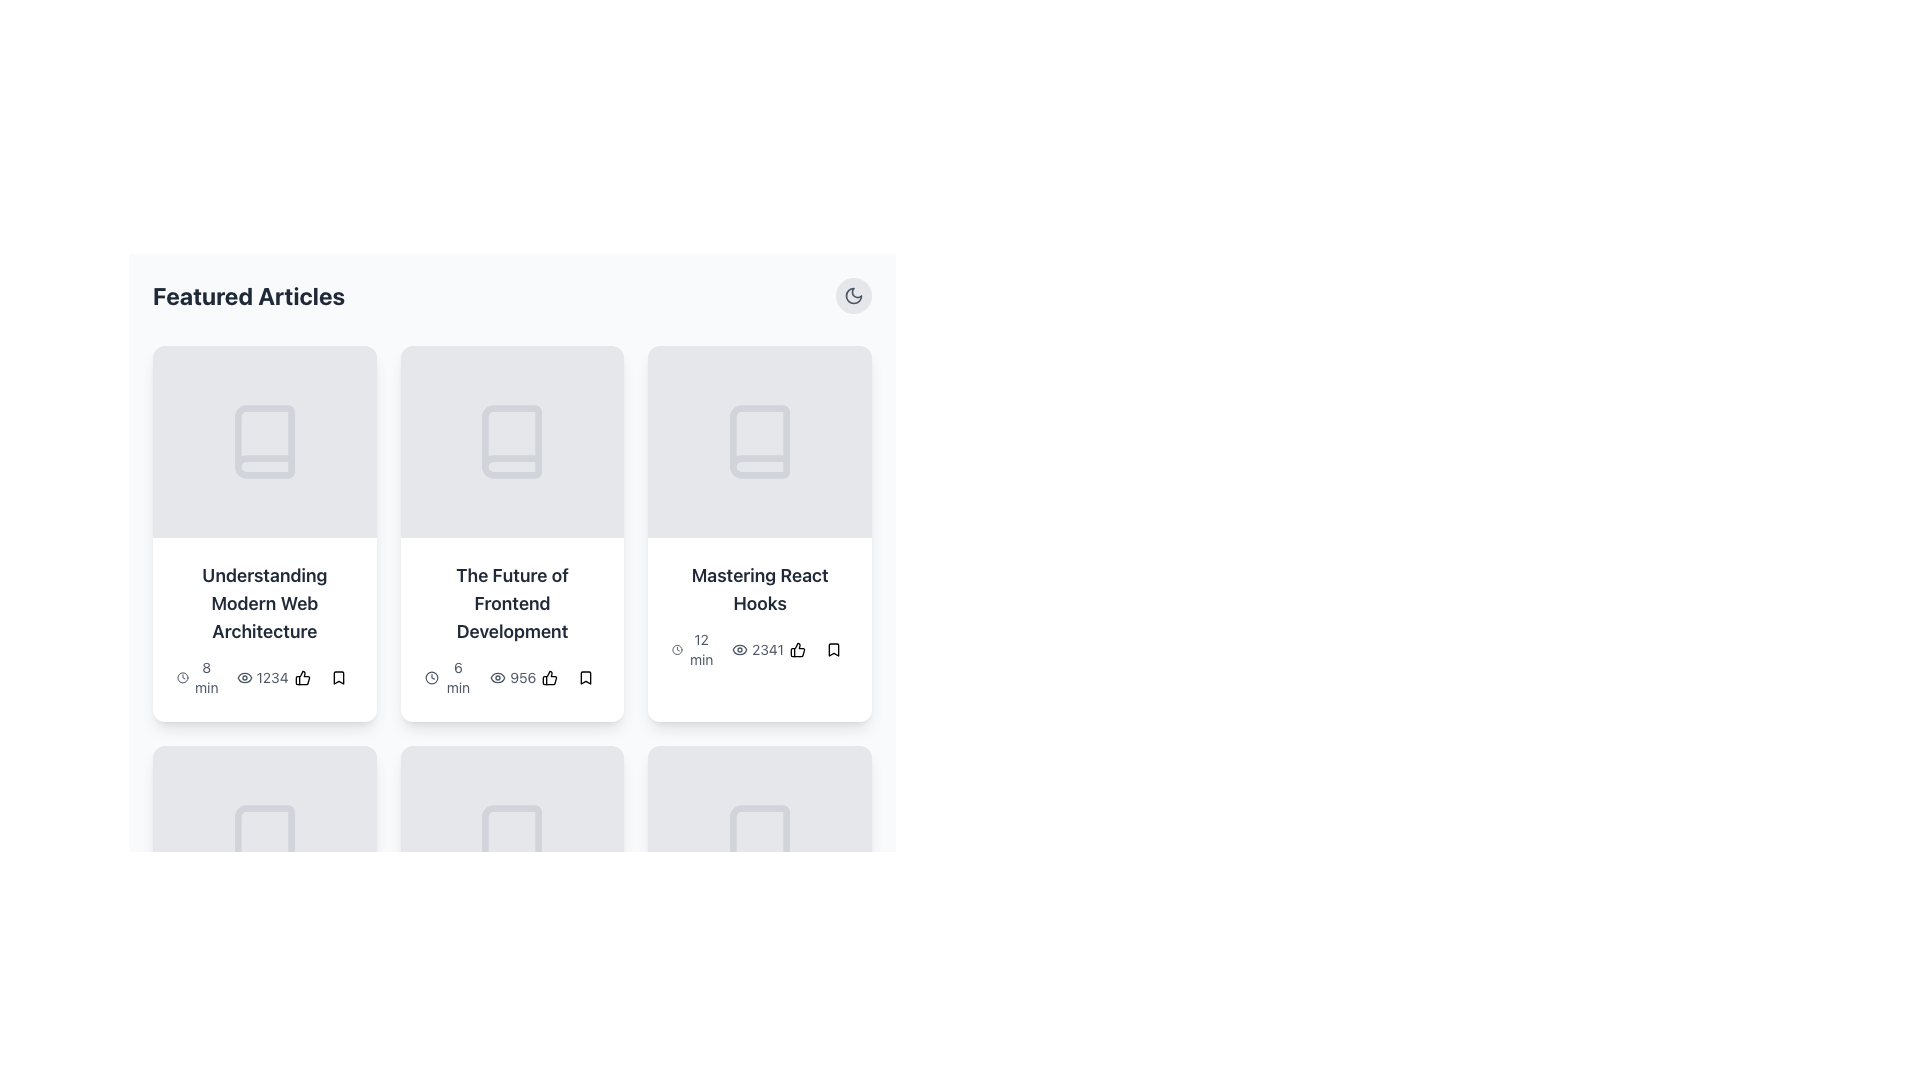 This screenshot has width=1920, height=1080. I want to click on the eye-shaped icon representing 'view' or 'visibility' located under the title 'The Future of Frontend Development', to the left of the numeric display '956', so click(498, 677).